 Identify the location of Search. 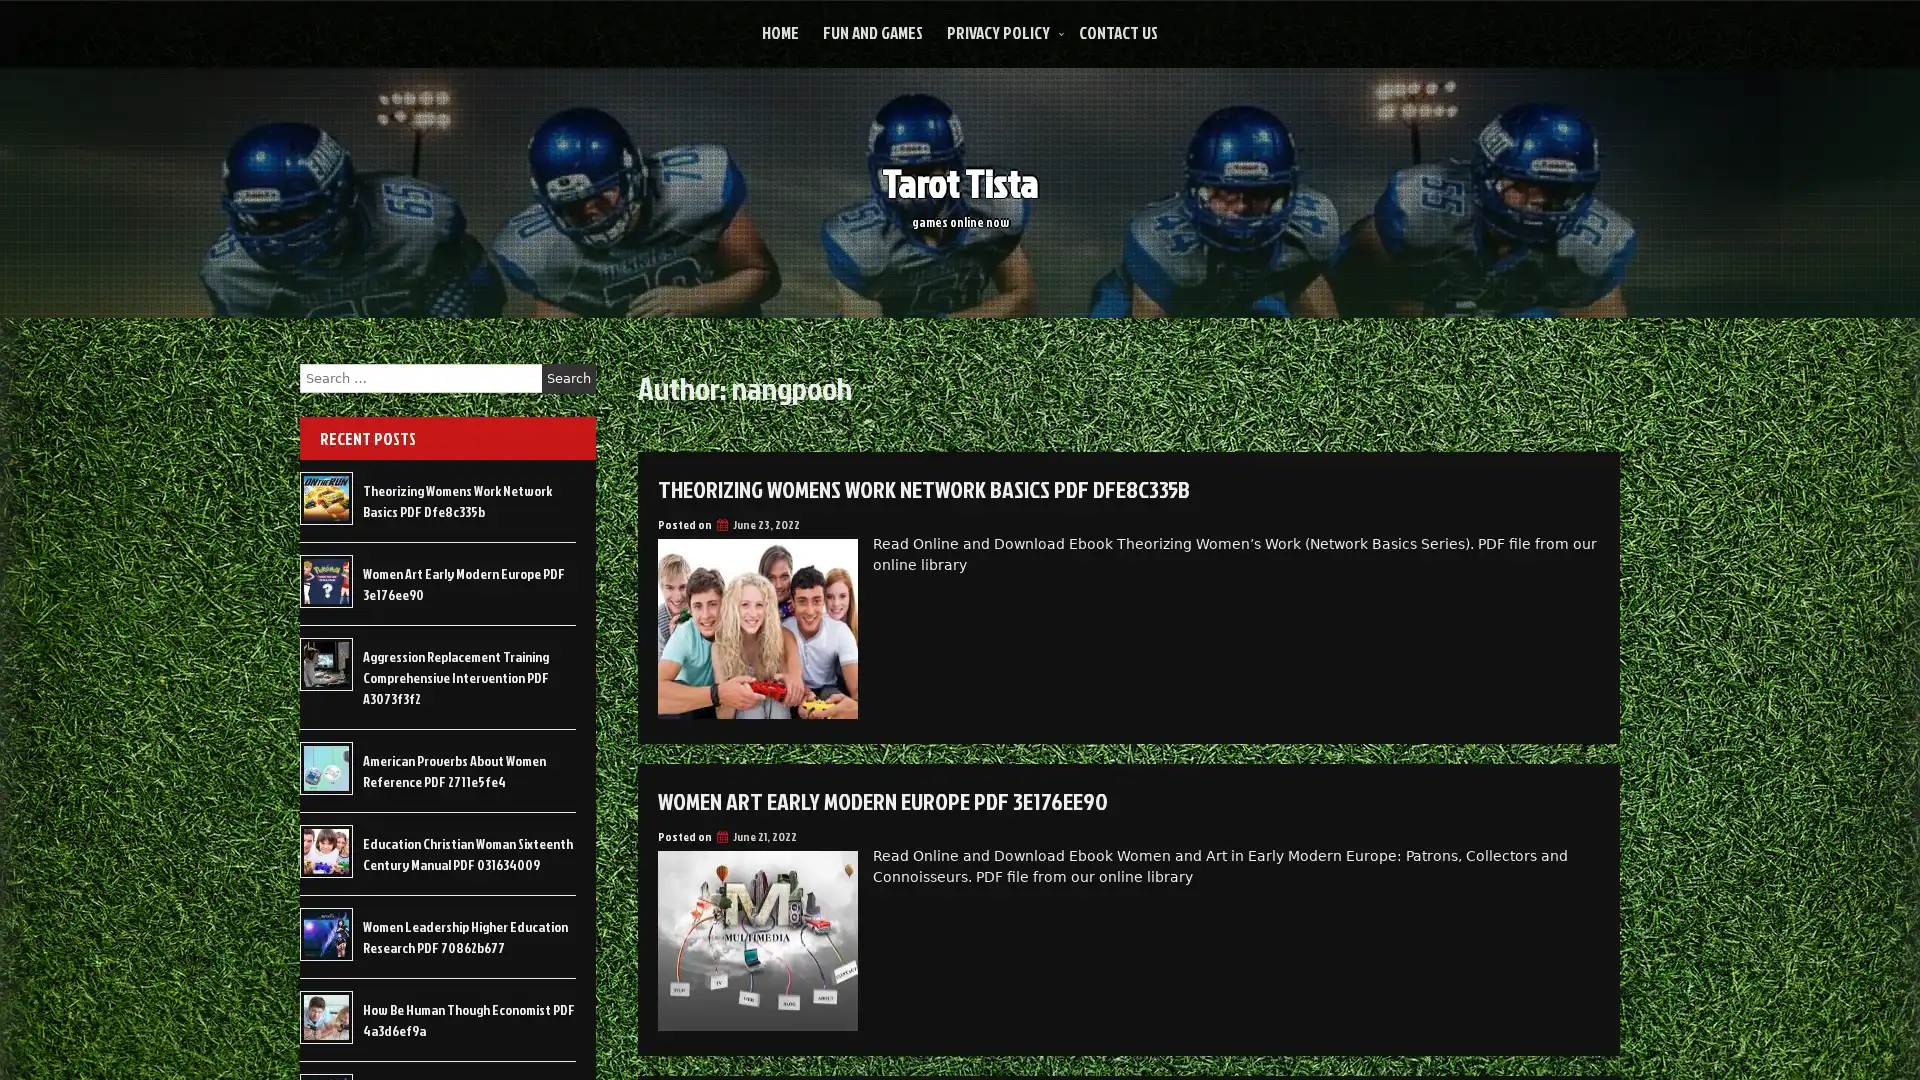
(568, 378).